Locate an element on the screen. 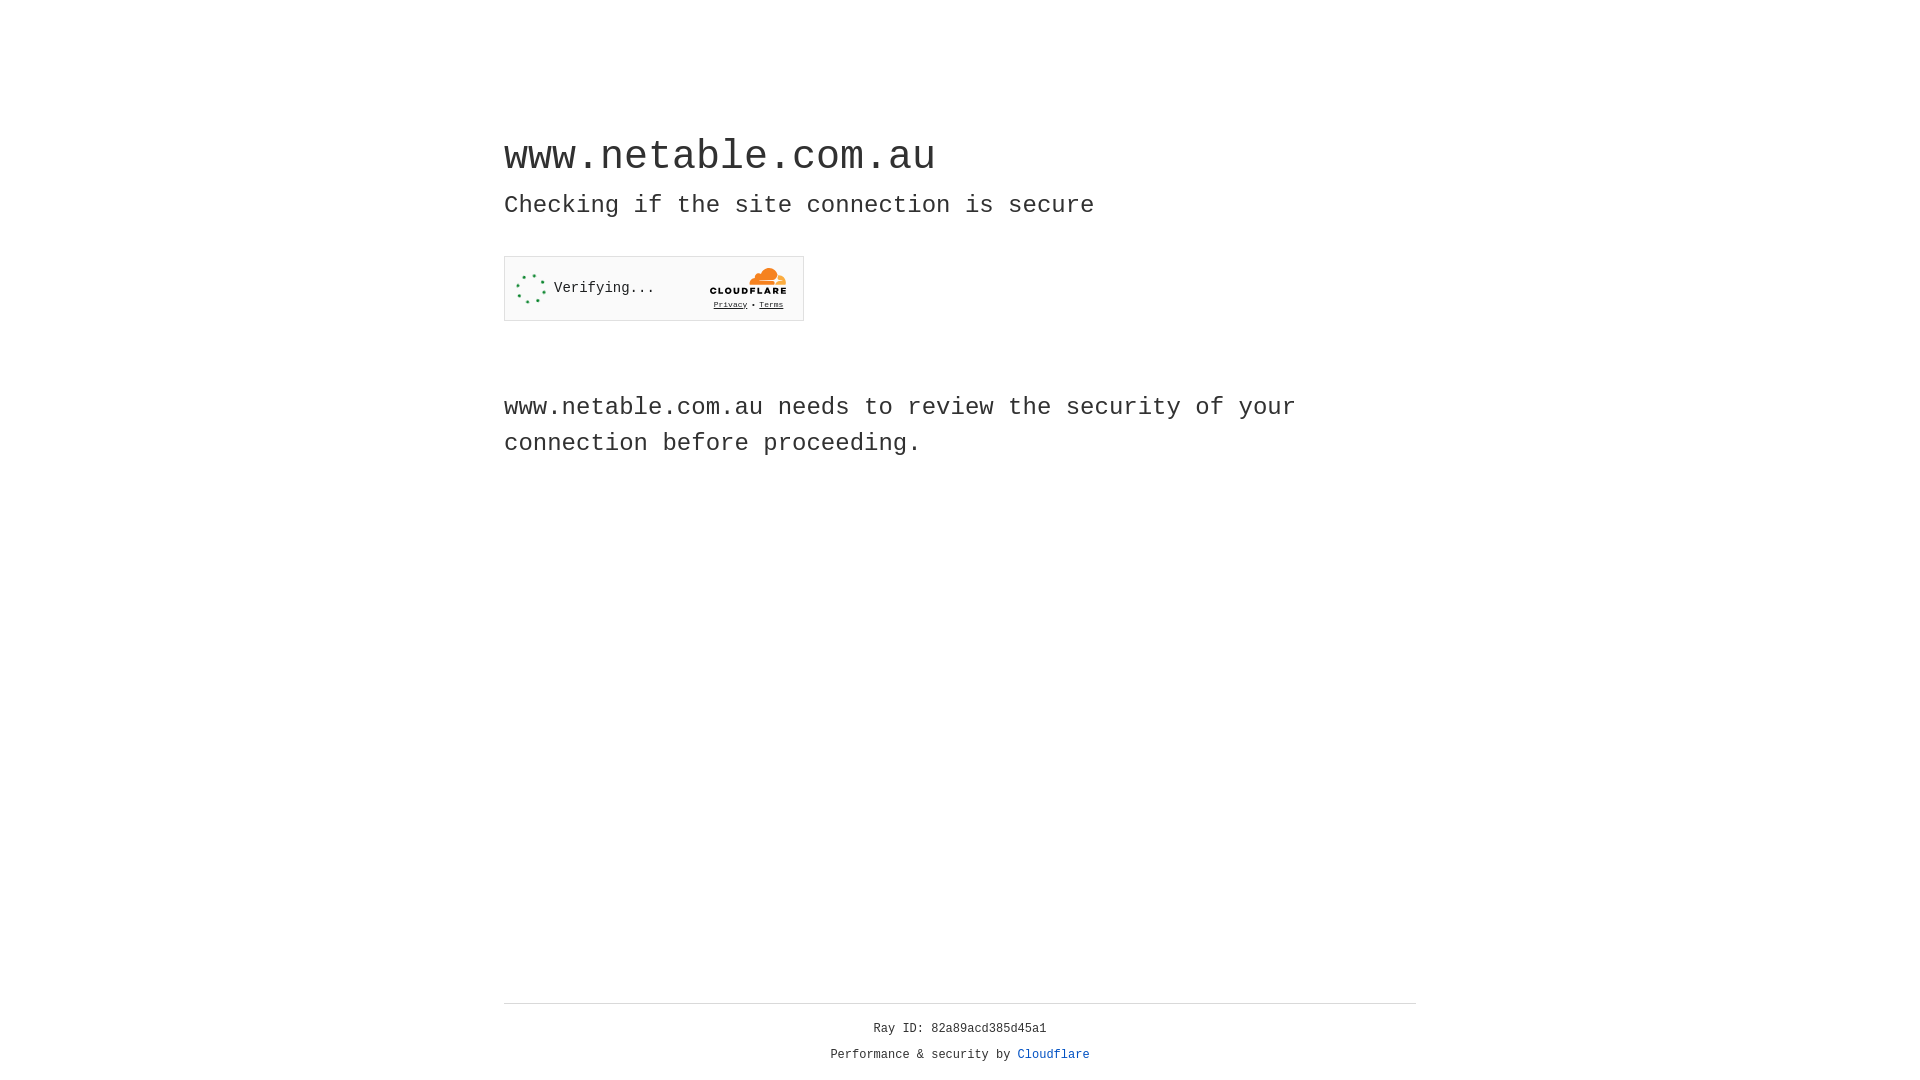 The height and width of the screenshot is (1080, 1920). 'Cloudflare' is located at coordinates (1053, 1054).